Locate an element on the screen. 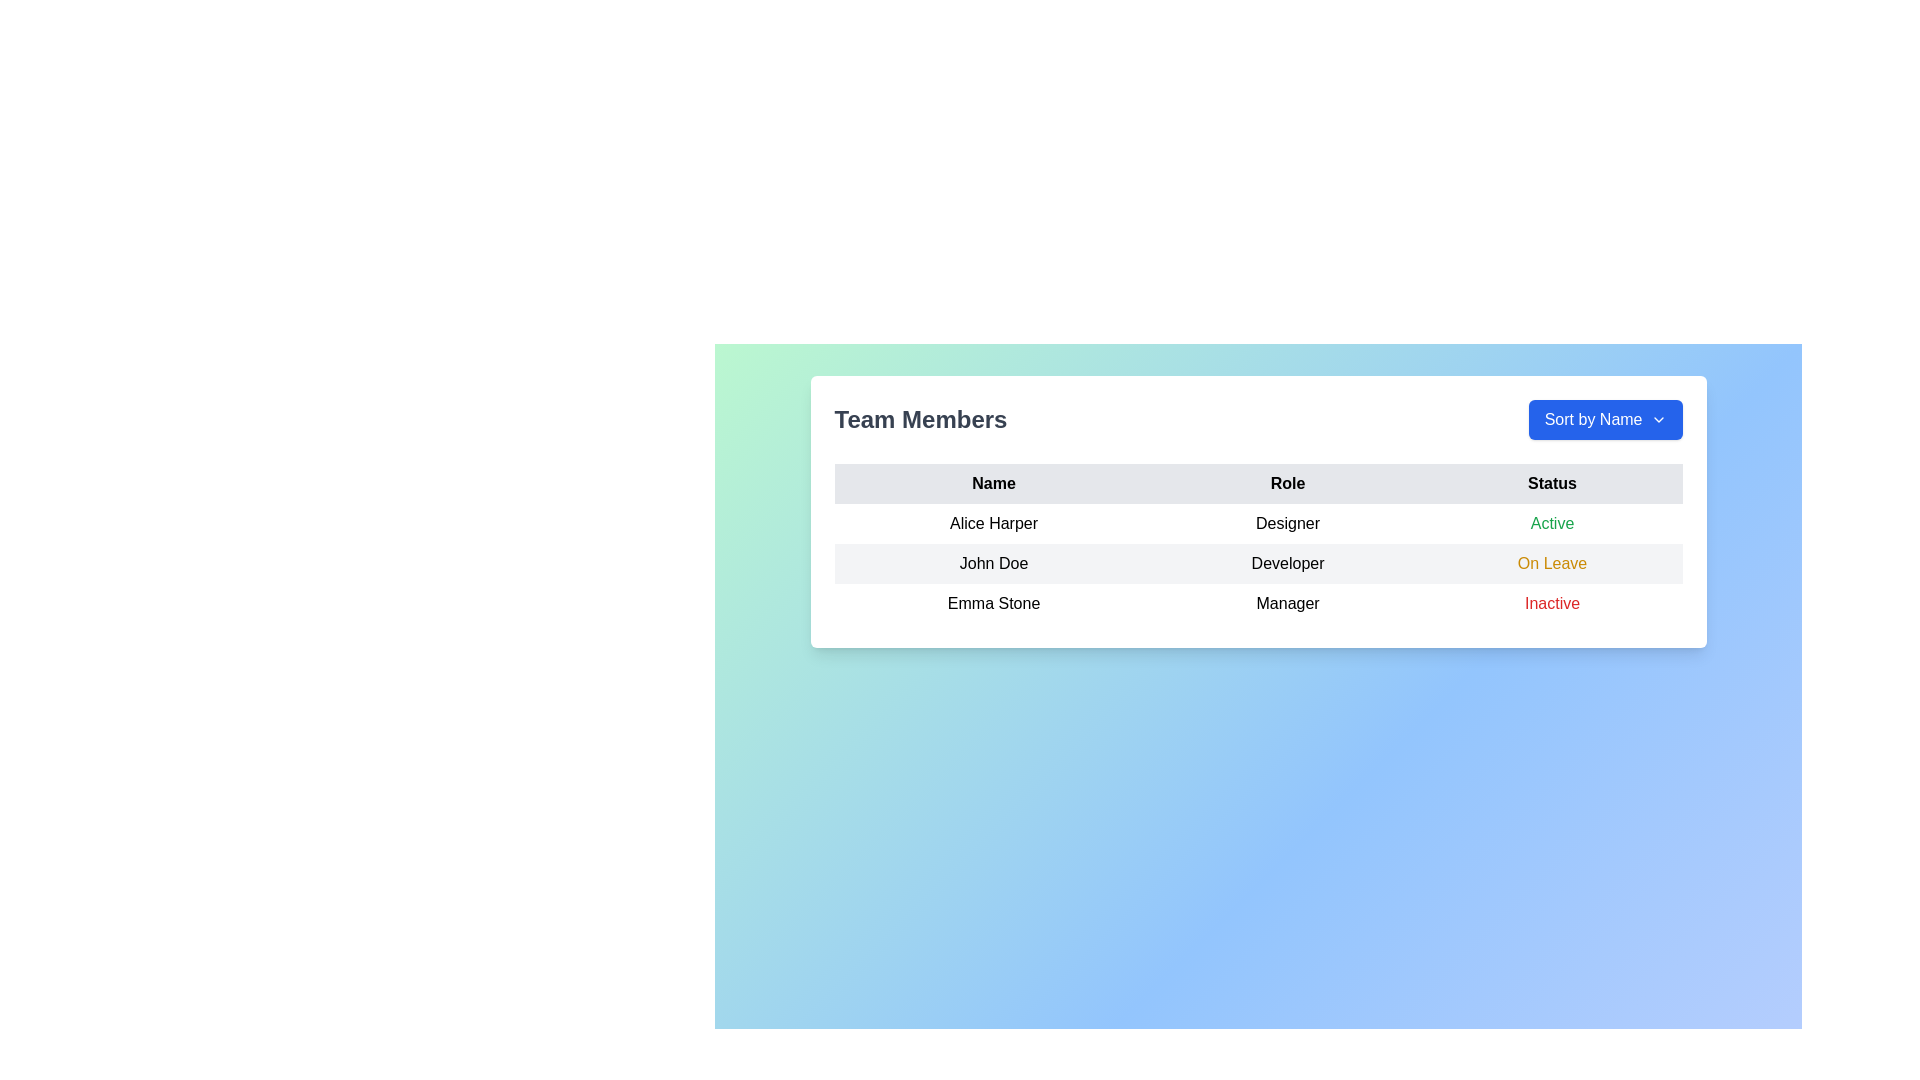 Image resolution: width=1920 pixels, height=1080 pixels. the text label containing 'Emma Stone' located is located at coordinates (993, 603).